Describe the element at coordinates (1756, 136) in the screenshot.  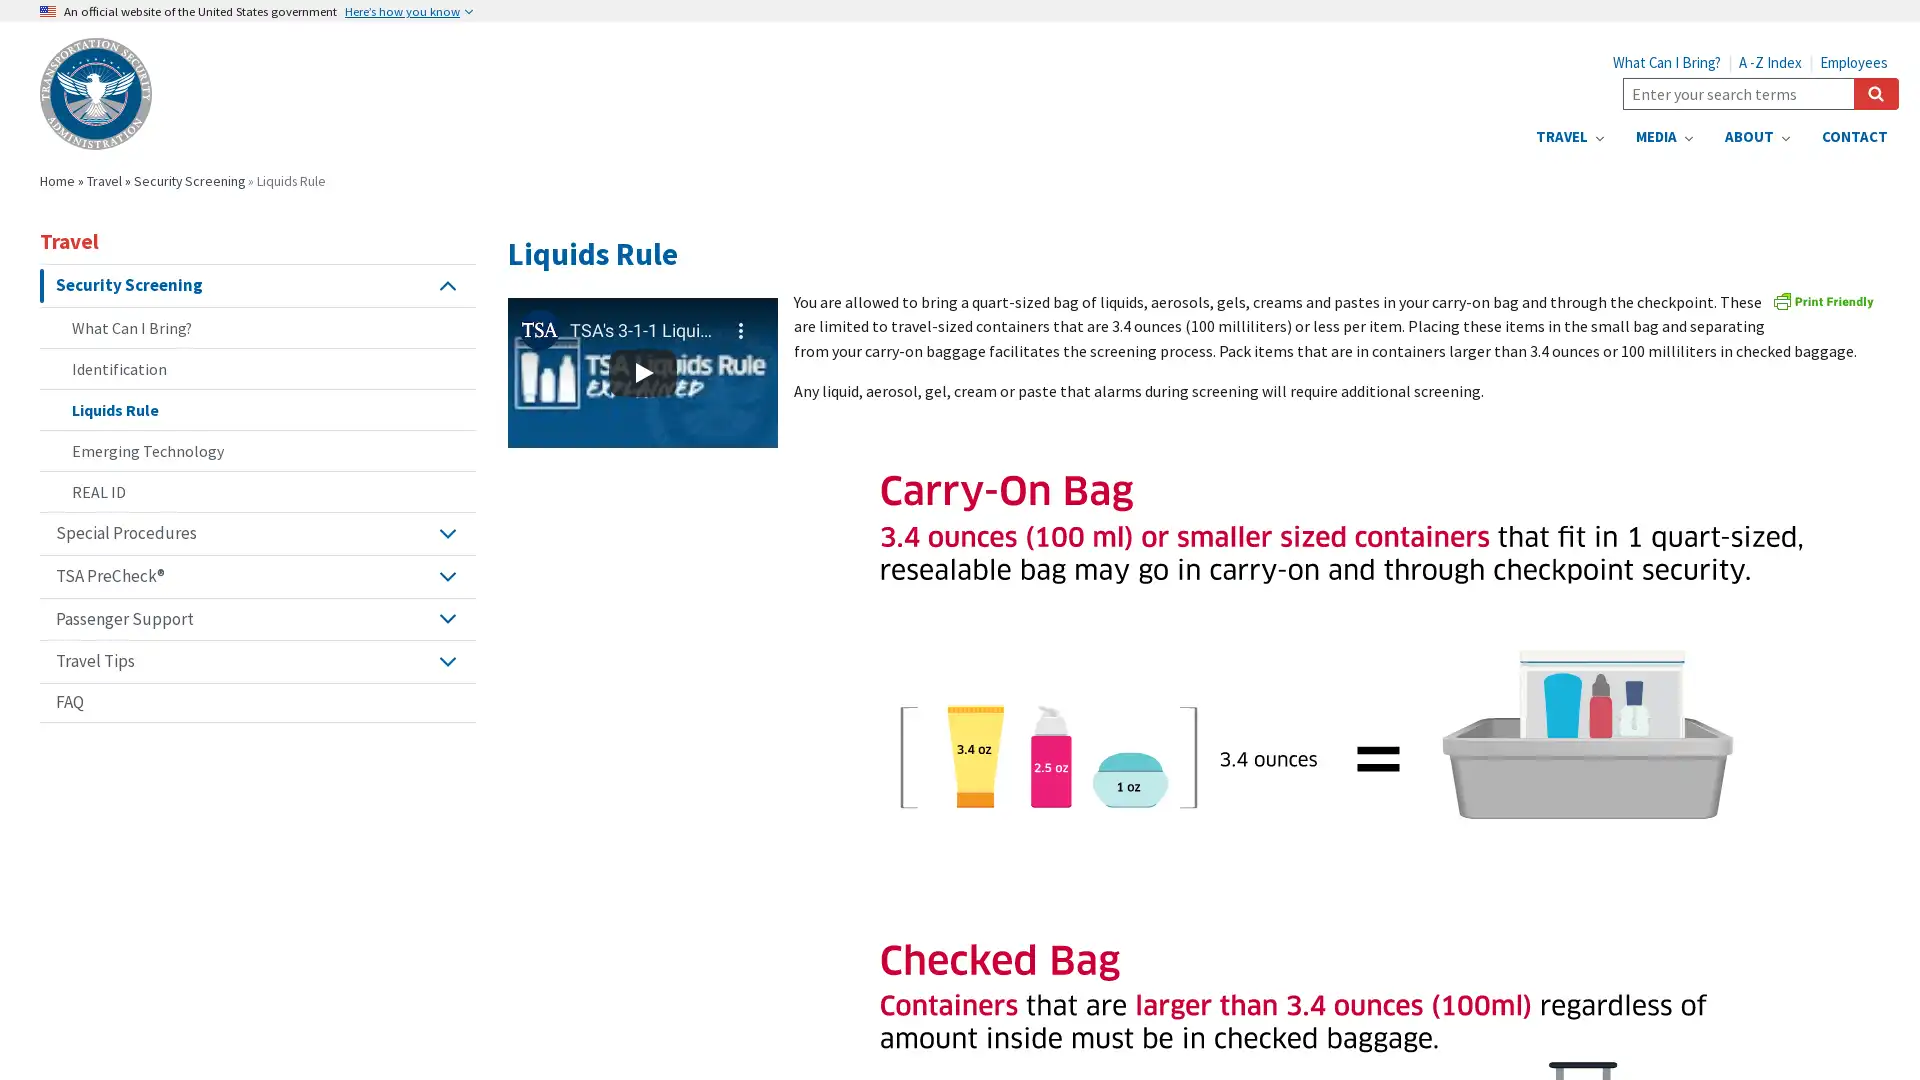
I see `ABOUT` at that location.